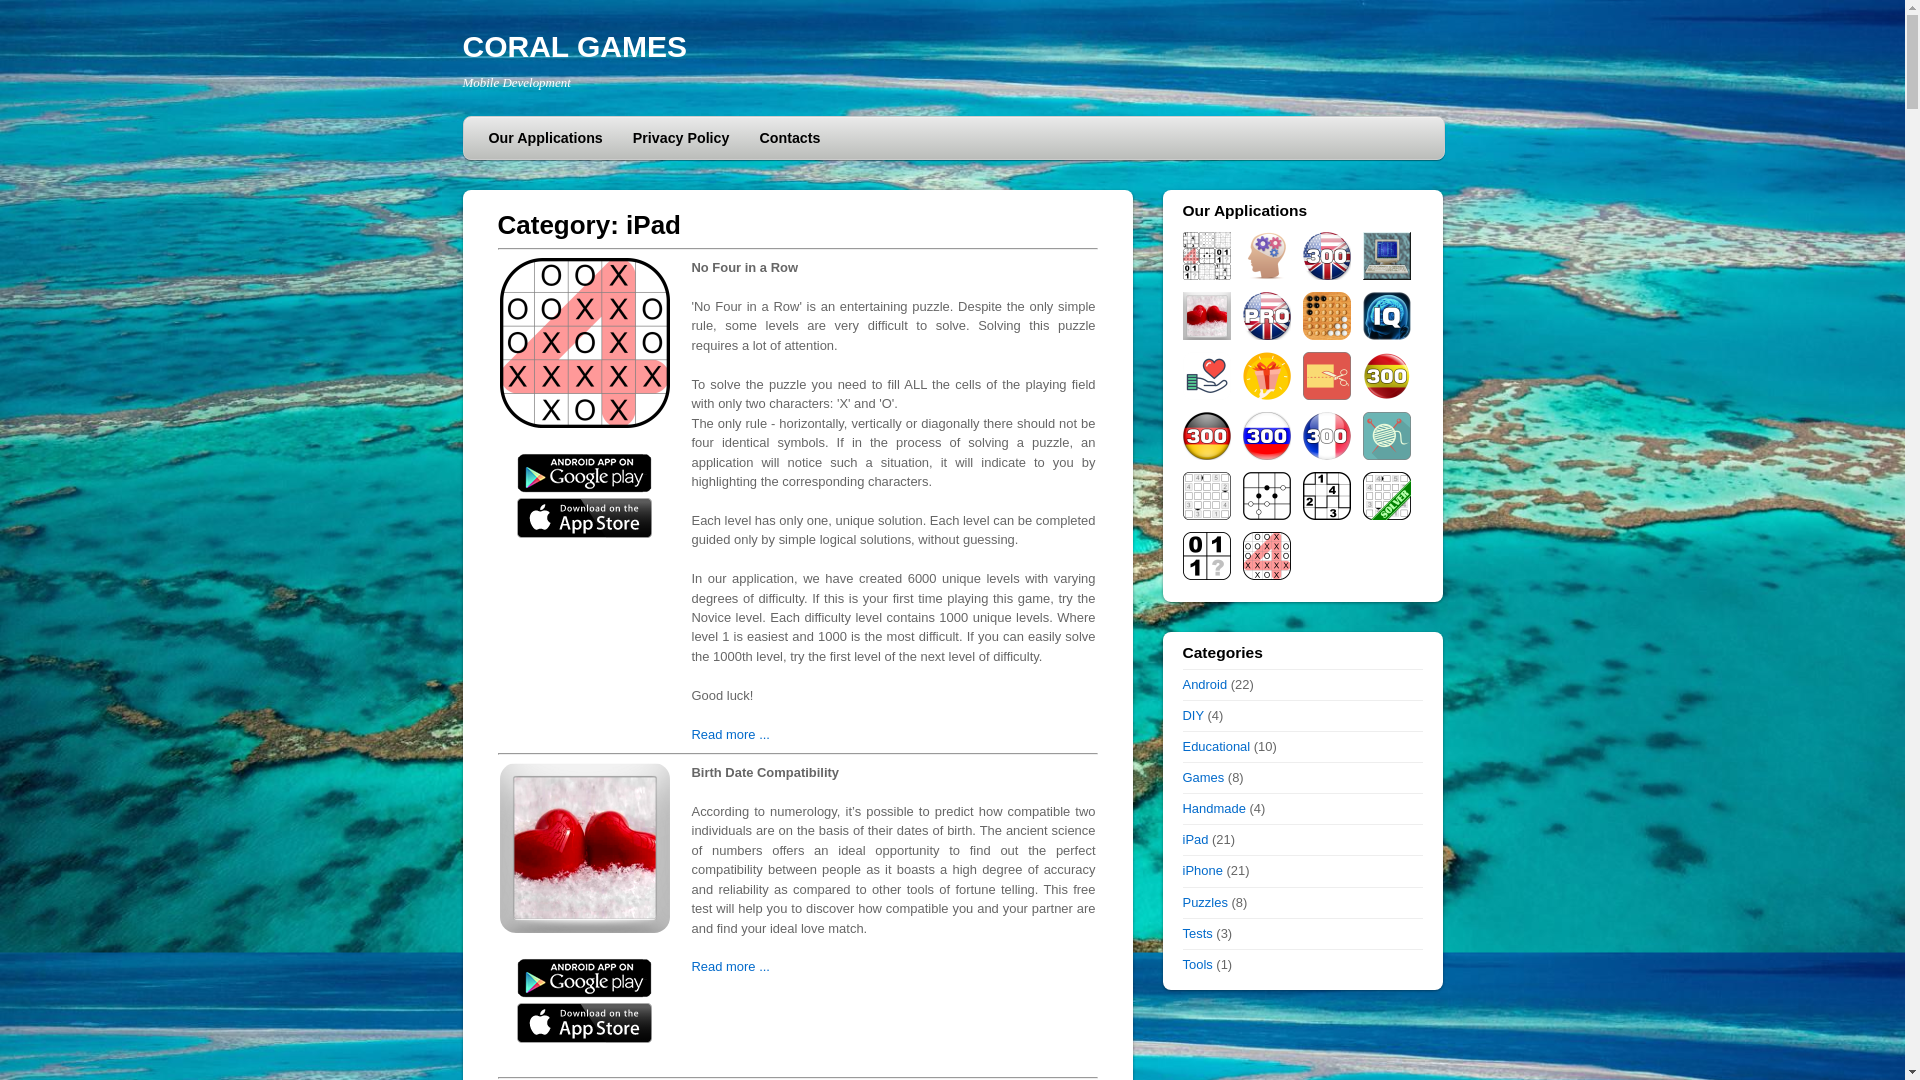  Describe the element at coordinates (788, 137) in the screenshot. I see `'Contacts'` at that location.